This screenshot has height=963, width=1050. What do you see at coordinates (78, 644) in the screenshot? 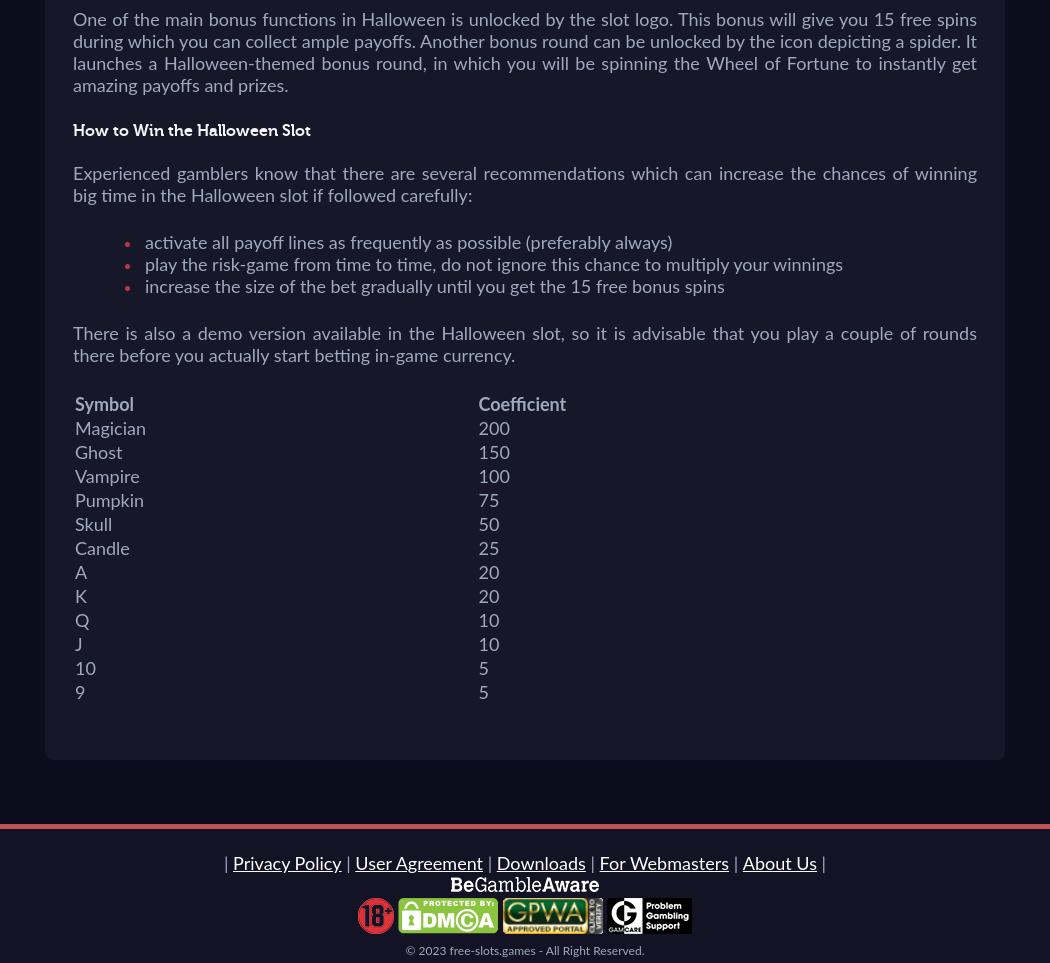
I see `'J'` at bounding box center [78, 644].